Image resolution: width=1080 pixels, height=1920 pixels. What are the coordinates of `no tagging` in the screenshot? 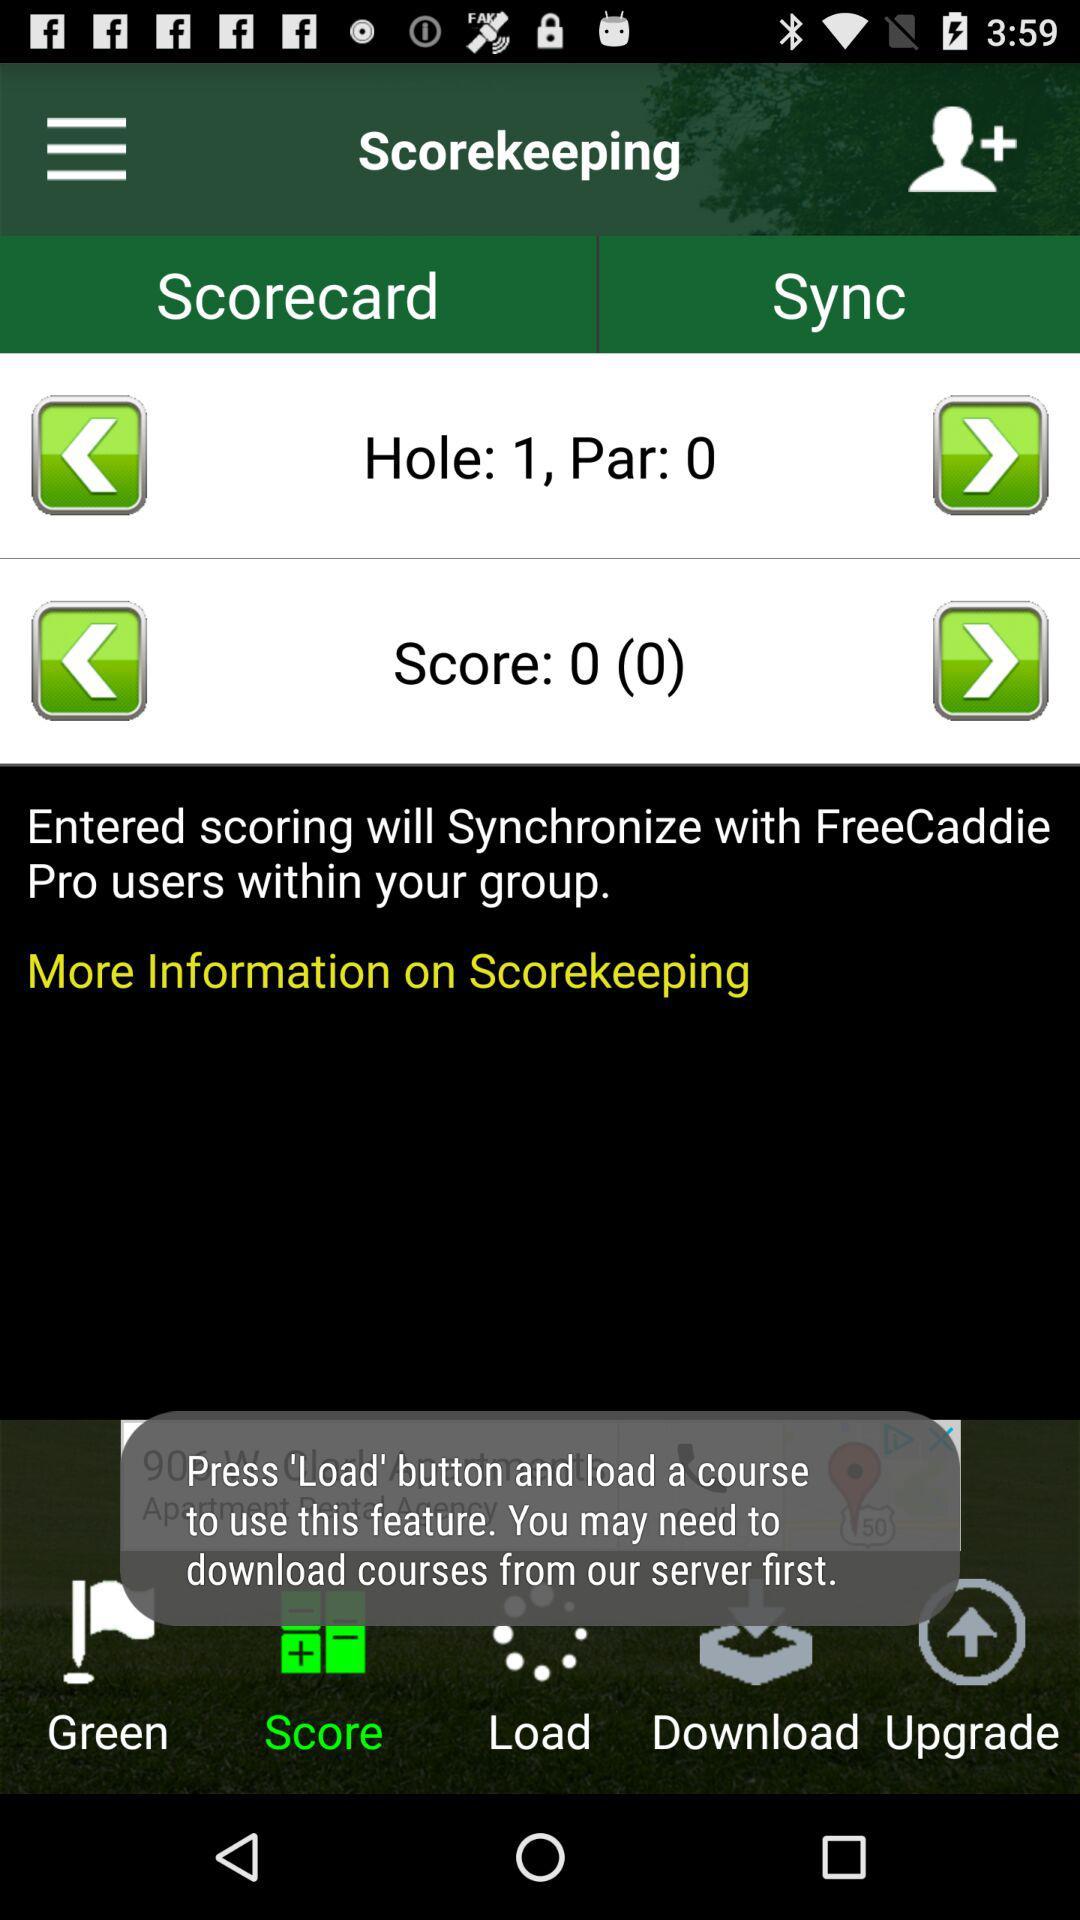 It's located at (297, 293).